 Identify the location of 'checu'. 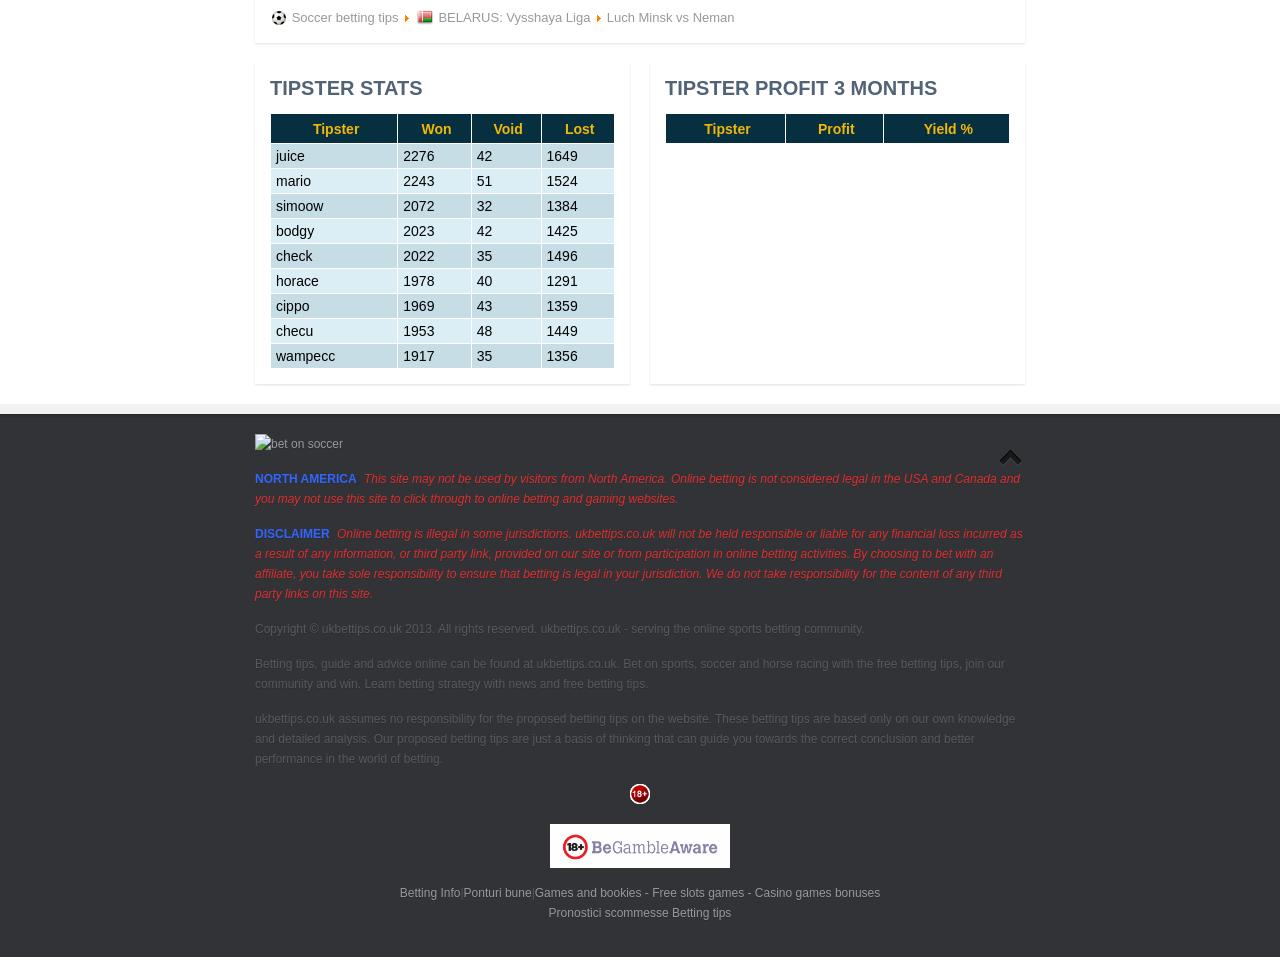
(293, 331).